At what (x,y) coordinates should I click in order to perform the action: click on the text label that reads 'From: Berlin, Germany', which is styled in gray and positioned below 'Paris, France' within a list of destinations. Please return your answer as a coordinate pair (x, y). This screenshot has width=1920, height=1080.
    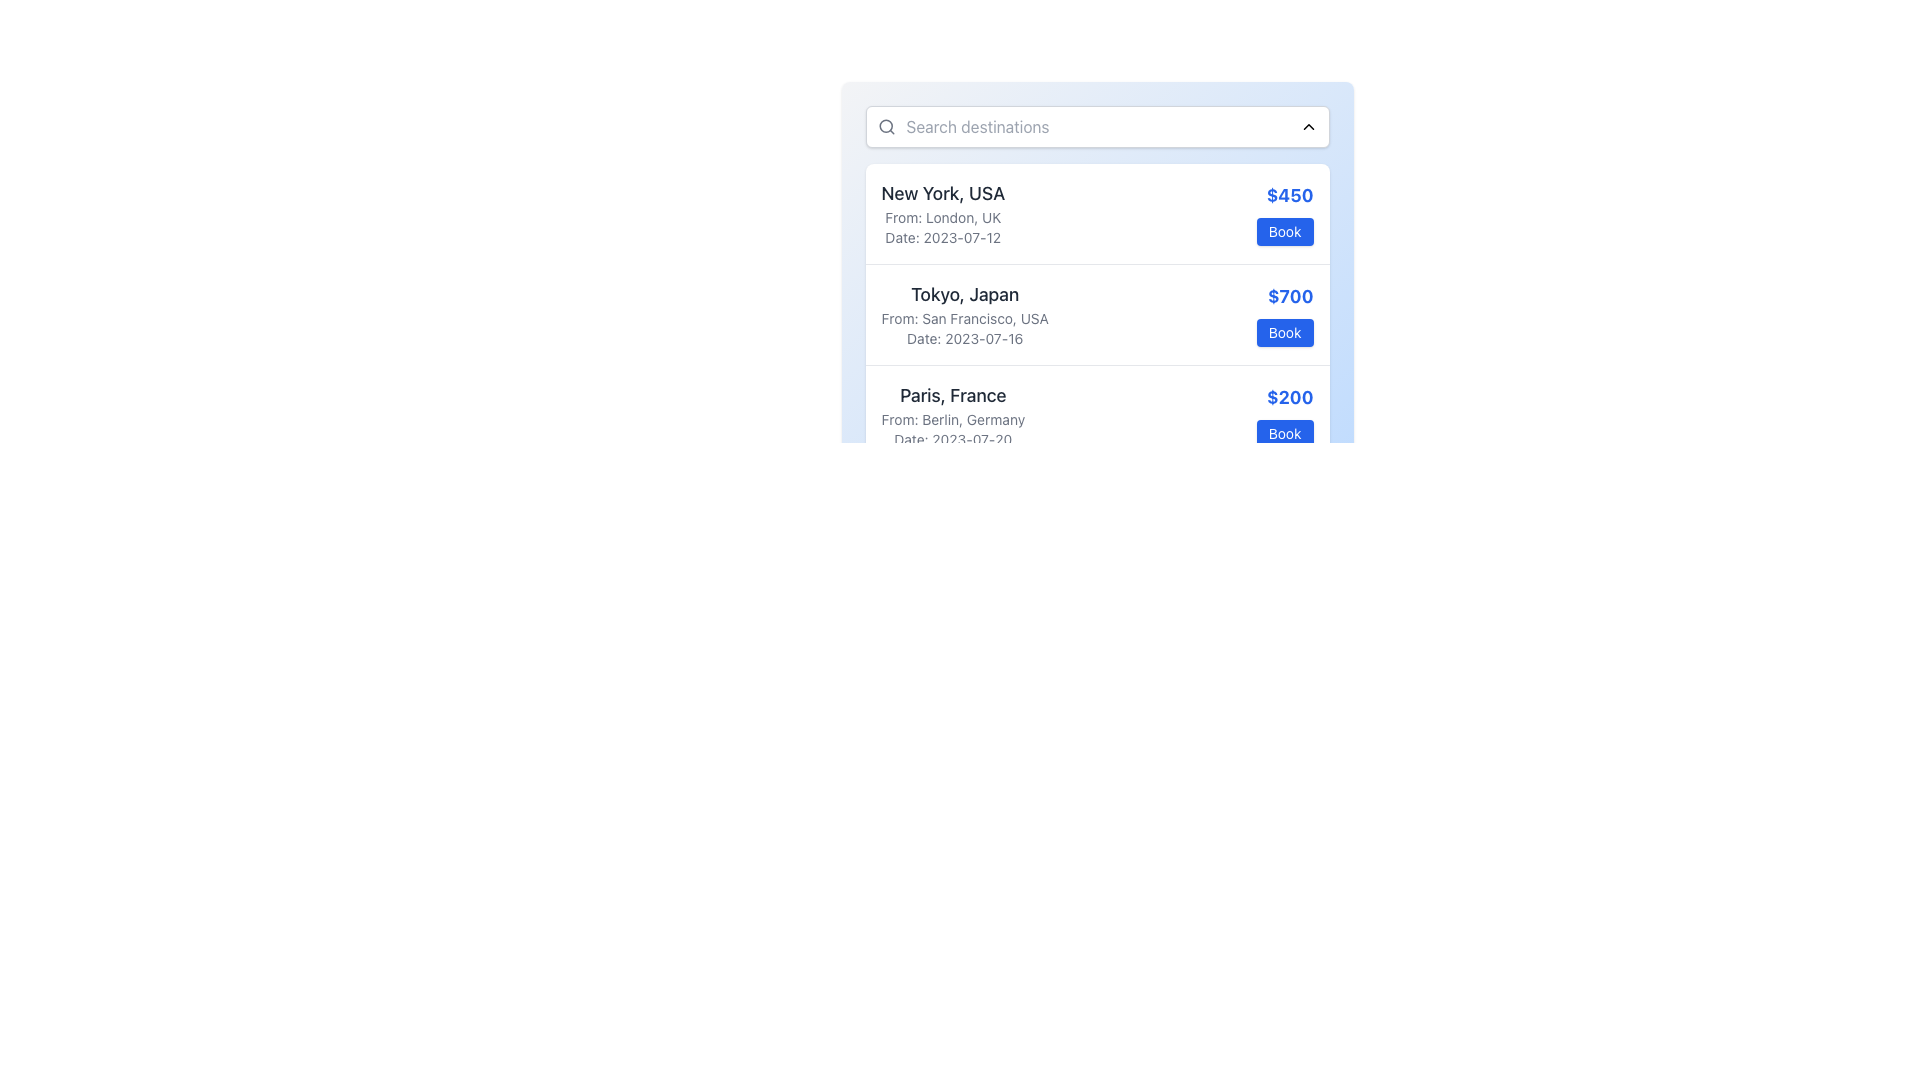
    Looking at the image, I should click on (952, 419).